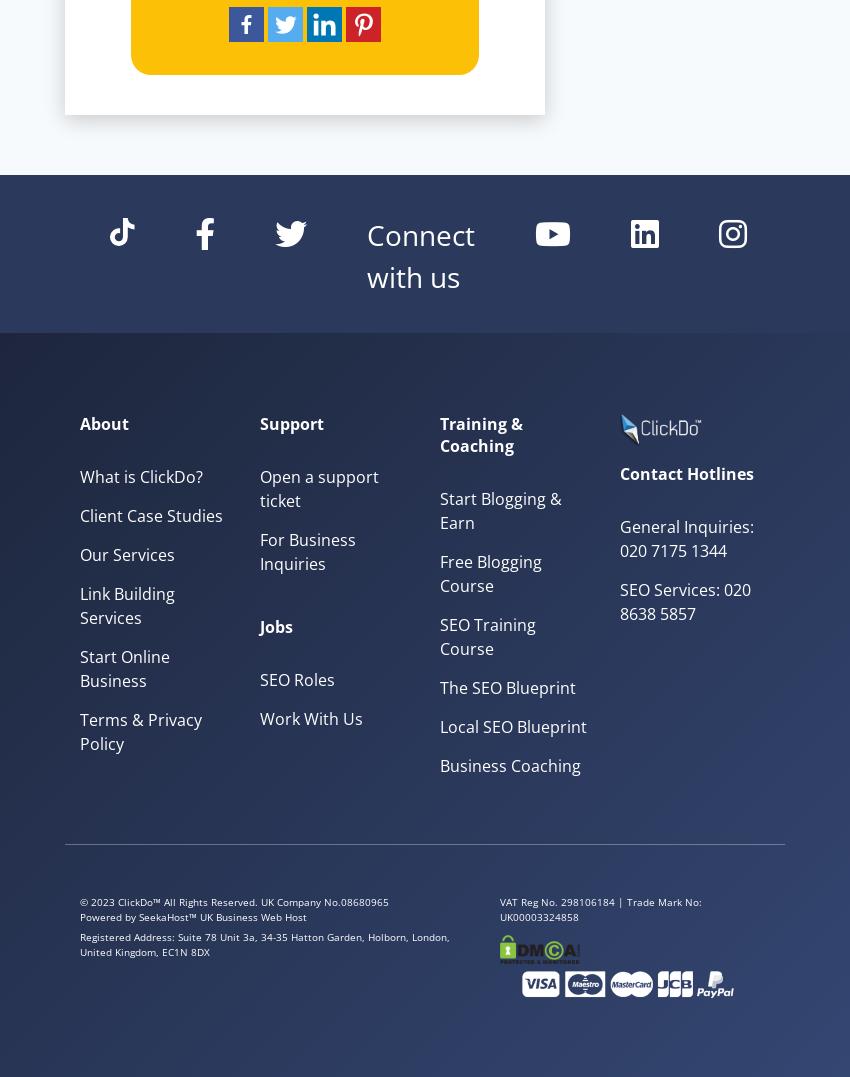 The height and width of the screenshot is (1077, 850). I want to click on 'Open a support ticket', so click(319, 487).